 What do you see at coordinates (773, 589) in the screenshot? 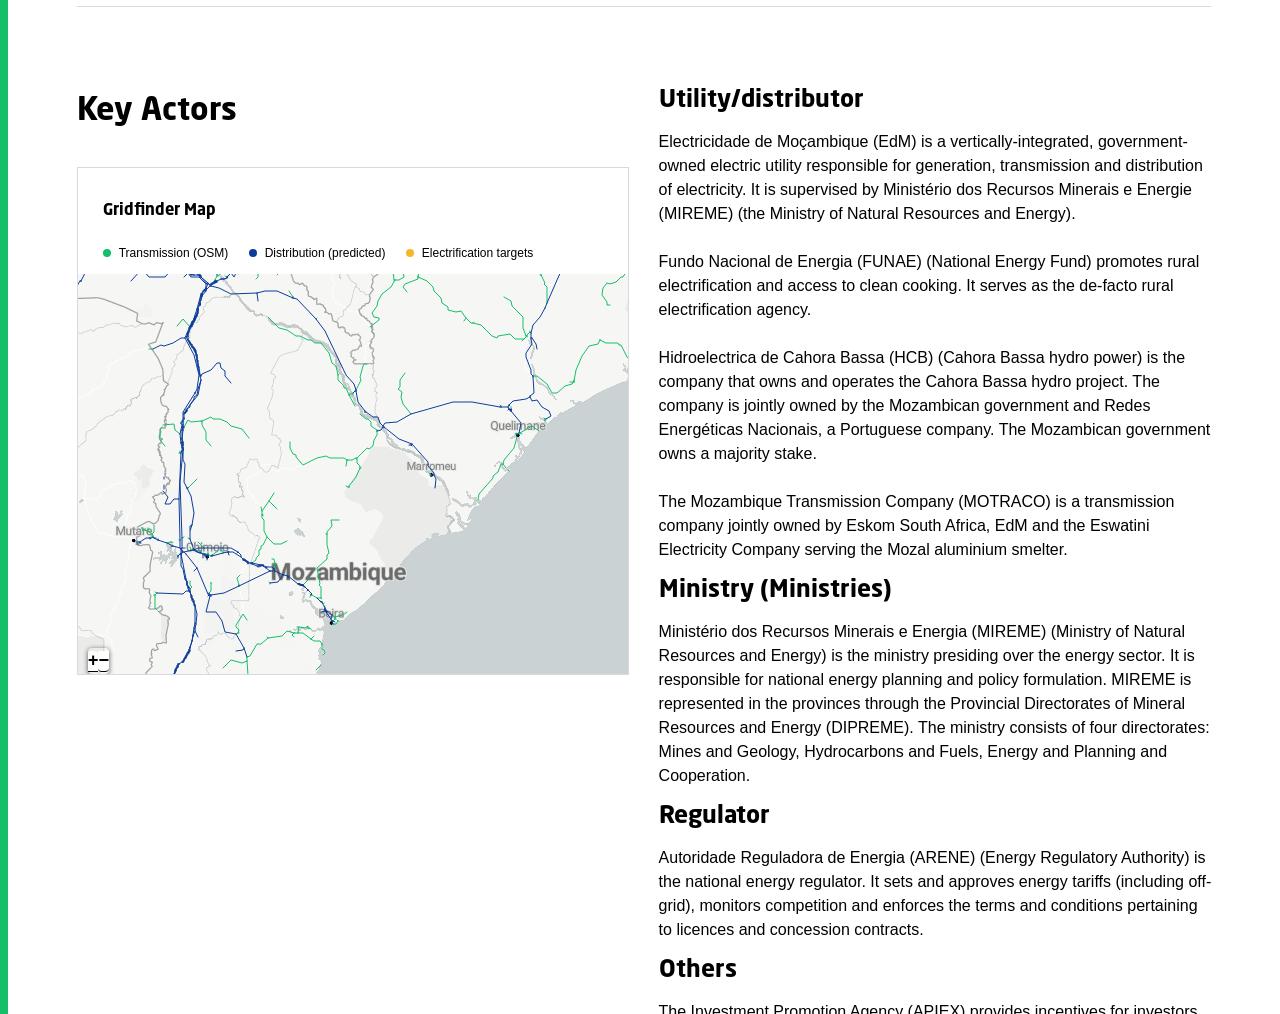
I see `'Ministry (Ministries)'` at bounding box center [773, 589].